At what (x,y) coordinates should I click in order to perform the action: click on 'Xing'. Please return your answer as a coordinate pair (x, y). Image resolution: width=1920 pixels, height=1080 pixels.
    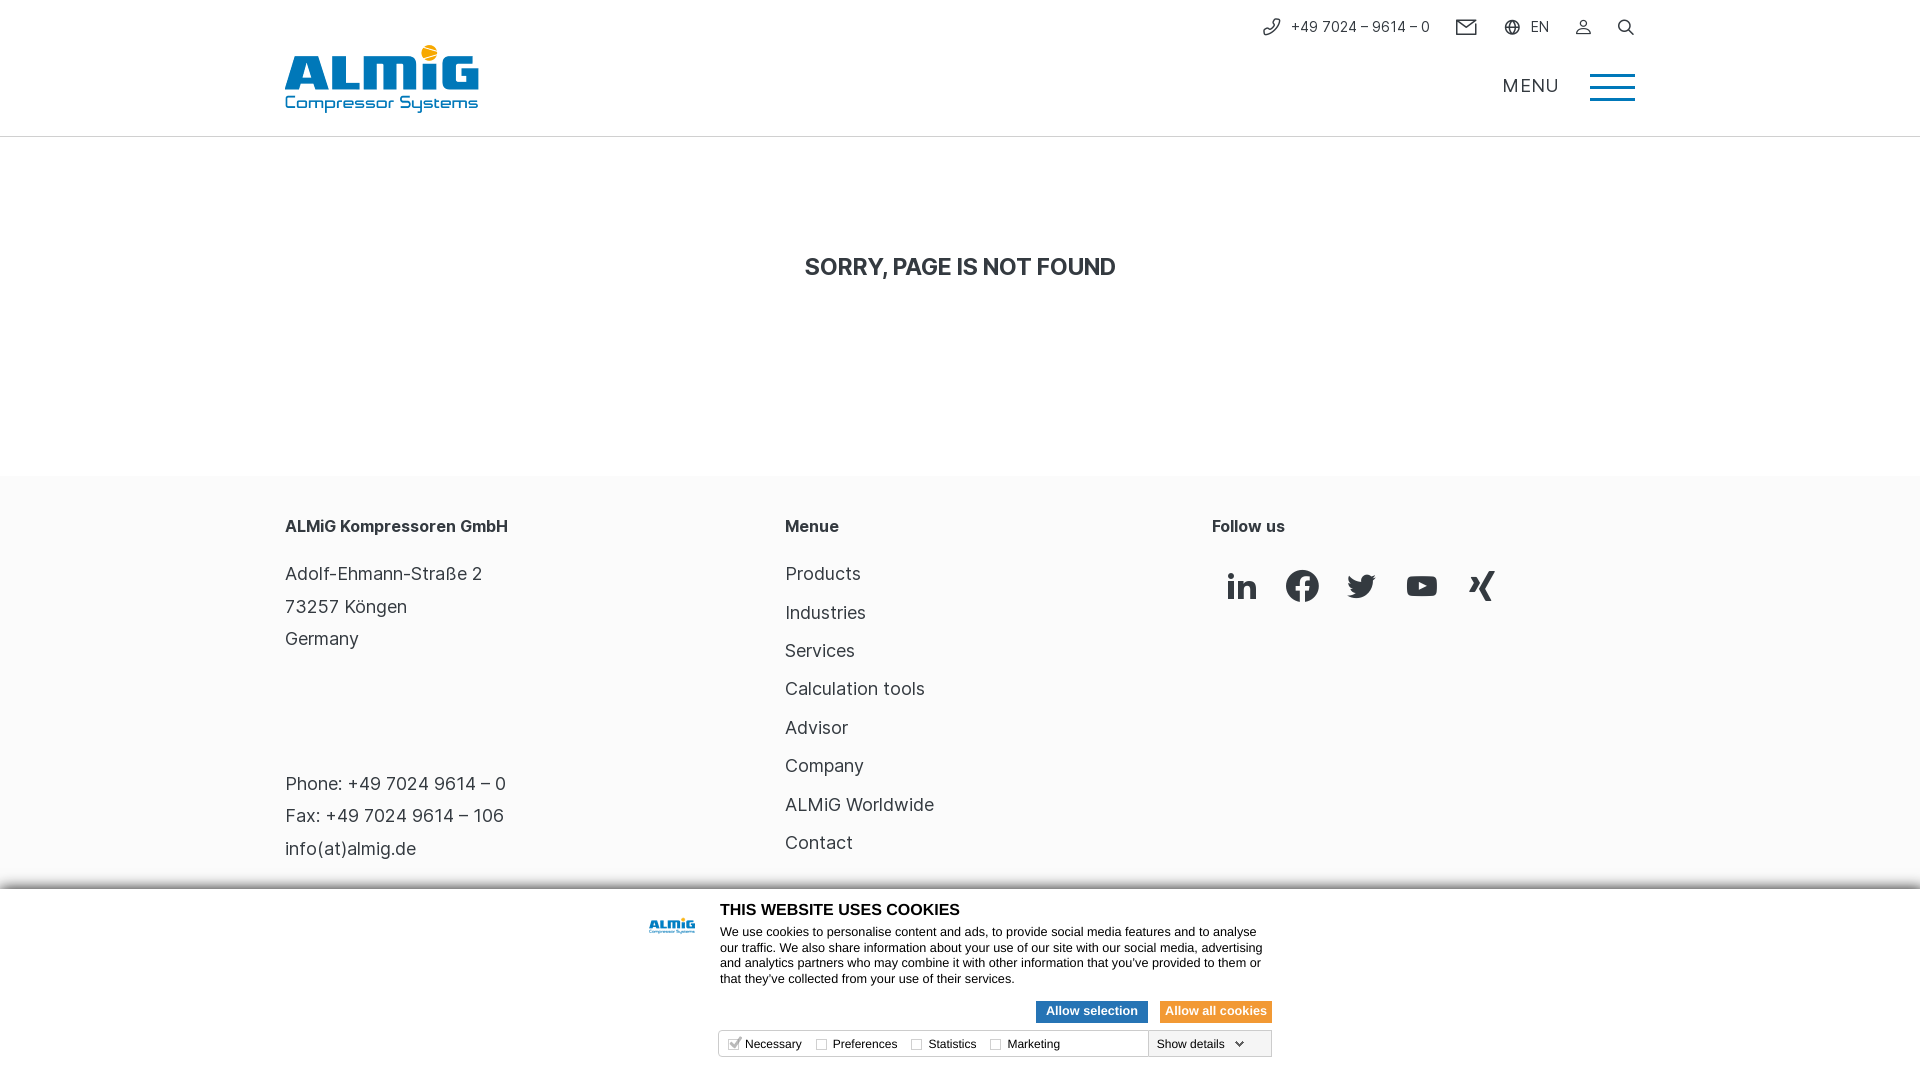
    Looking at the image, I should click on (1482, 586).